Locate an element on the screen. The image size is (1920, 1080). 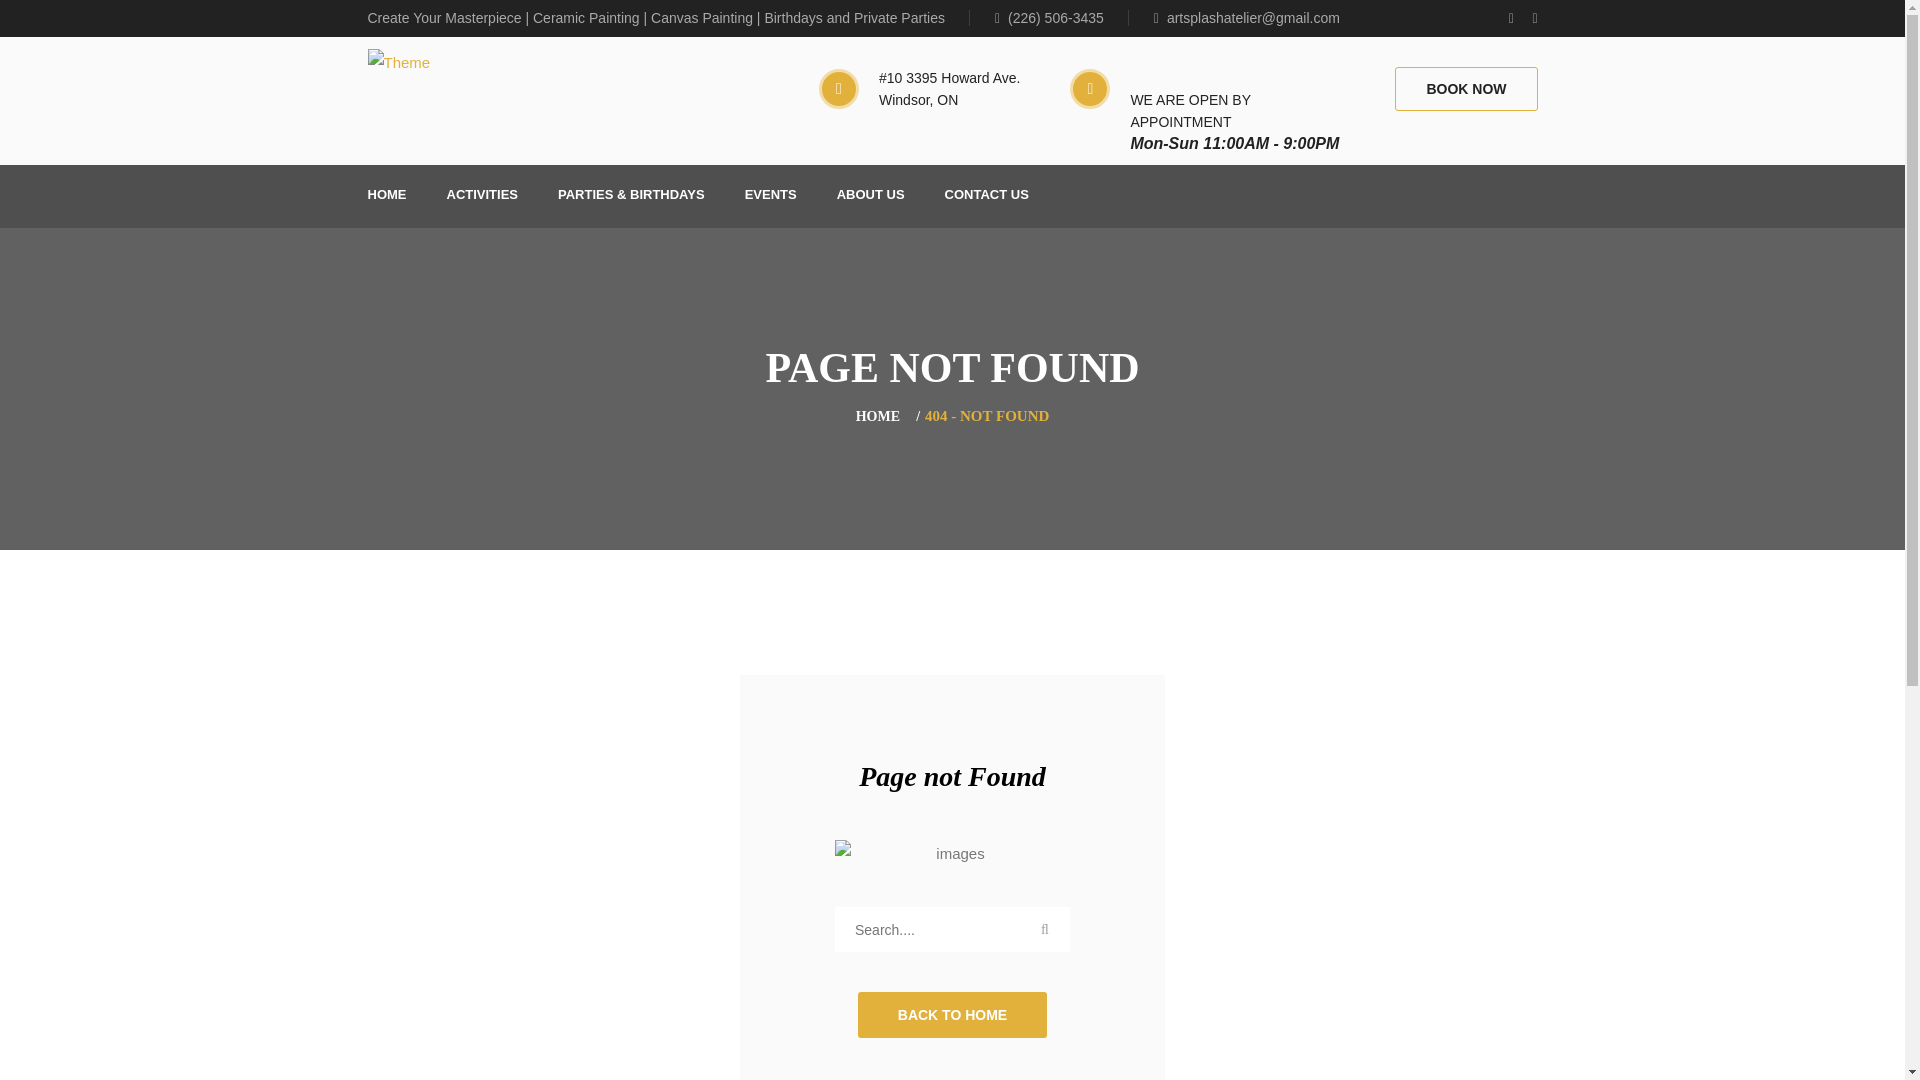
'Theme' is located at coordinates (399, 61).